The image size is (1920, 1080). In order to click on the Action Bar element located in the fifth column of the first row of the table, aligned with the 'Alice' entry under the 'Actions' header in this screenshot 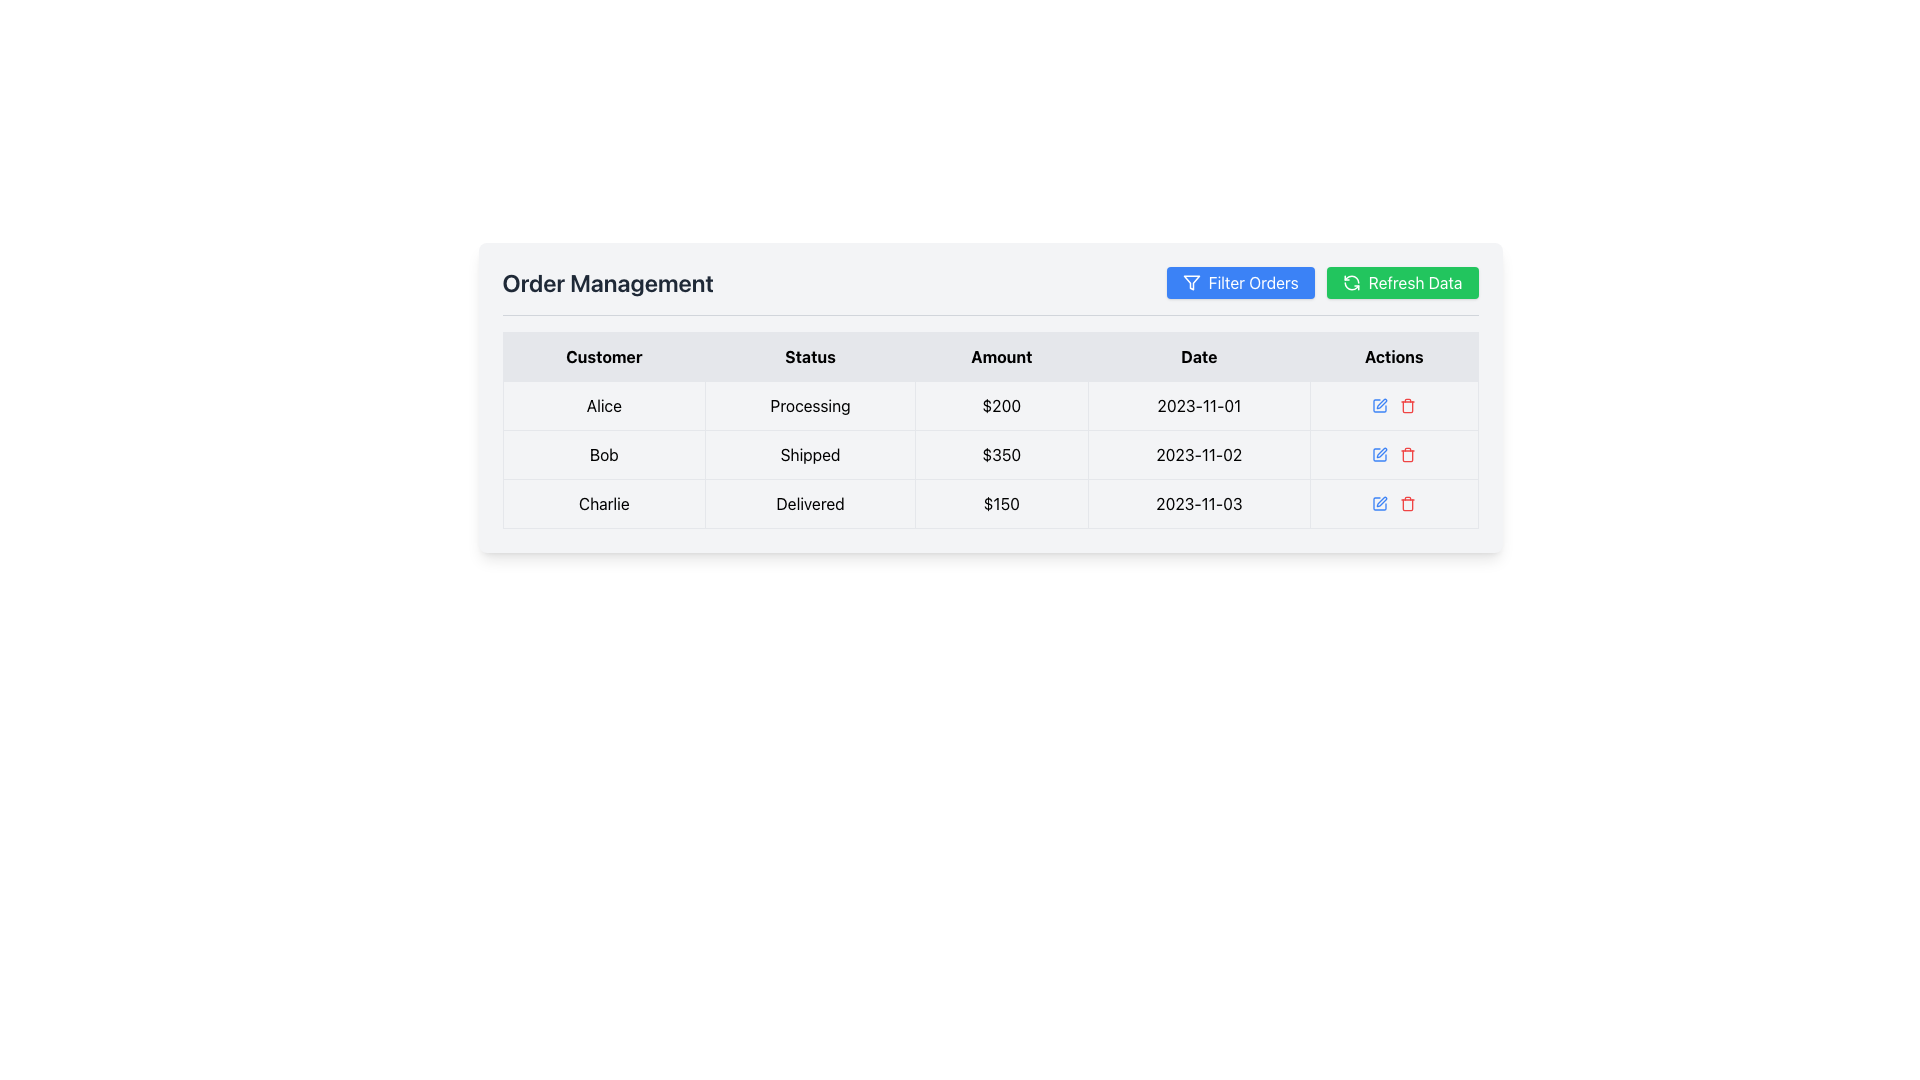, I will do `click(1393, 405)`.